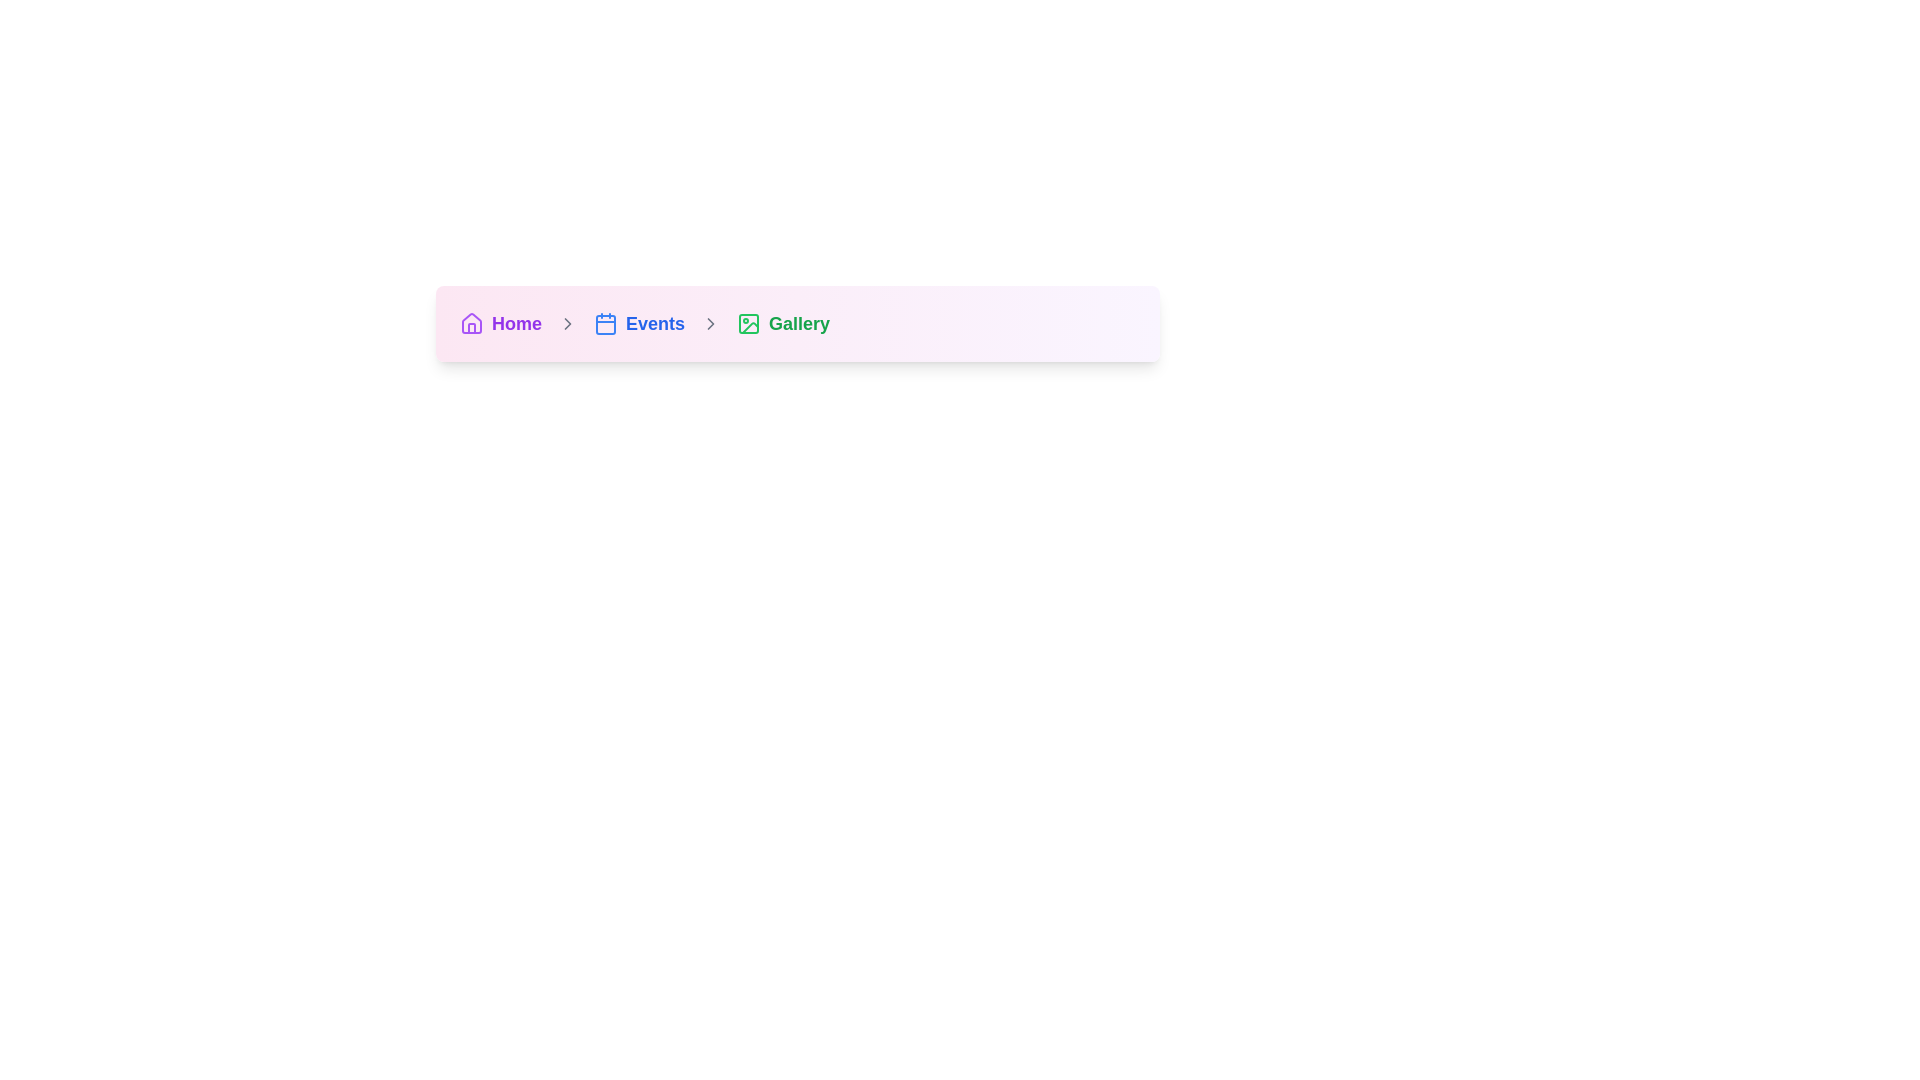 The height and width of the screenshot is (1080, 1920). I want to click on the 'Gallery' static text element, which is positioned to the right of a green image icon in a breadcrumb navigation component, so click(798, 323).